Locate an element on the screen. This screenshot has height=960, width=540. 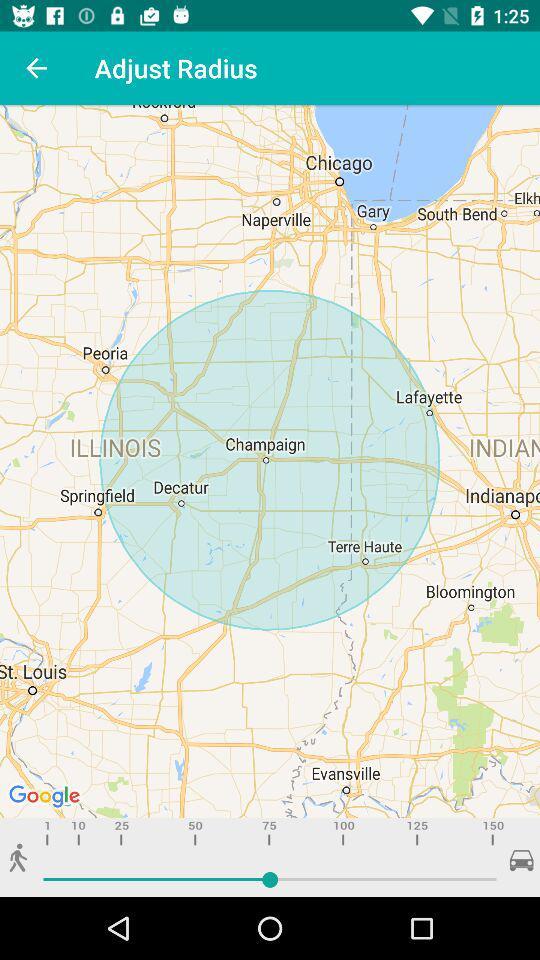
icon to the left of the adjust radius icon is located at coordinates (36, 68).